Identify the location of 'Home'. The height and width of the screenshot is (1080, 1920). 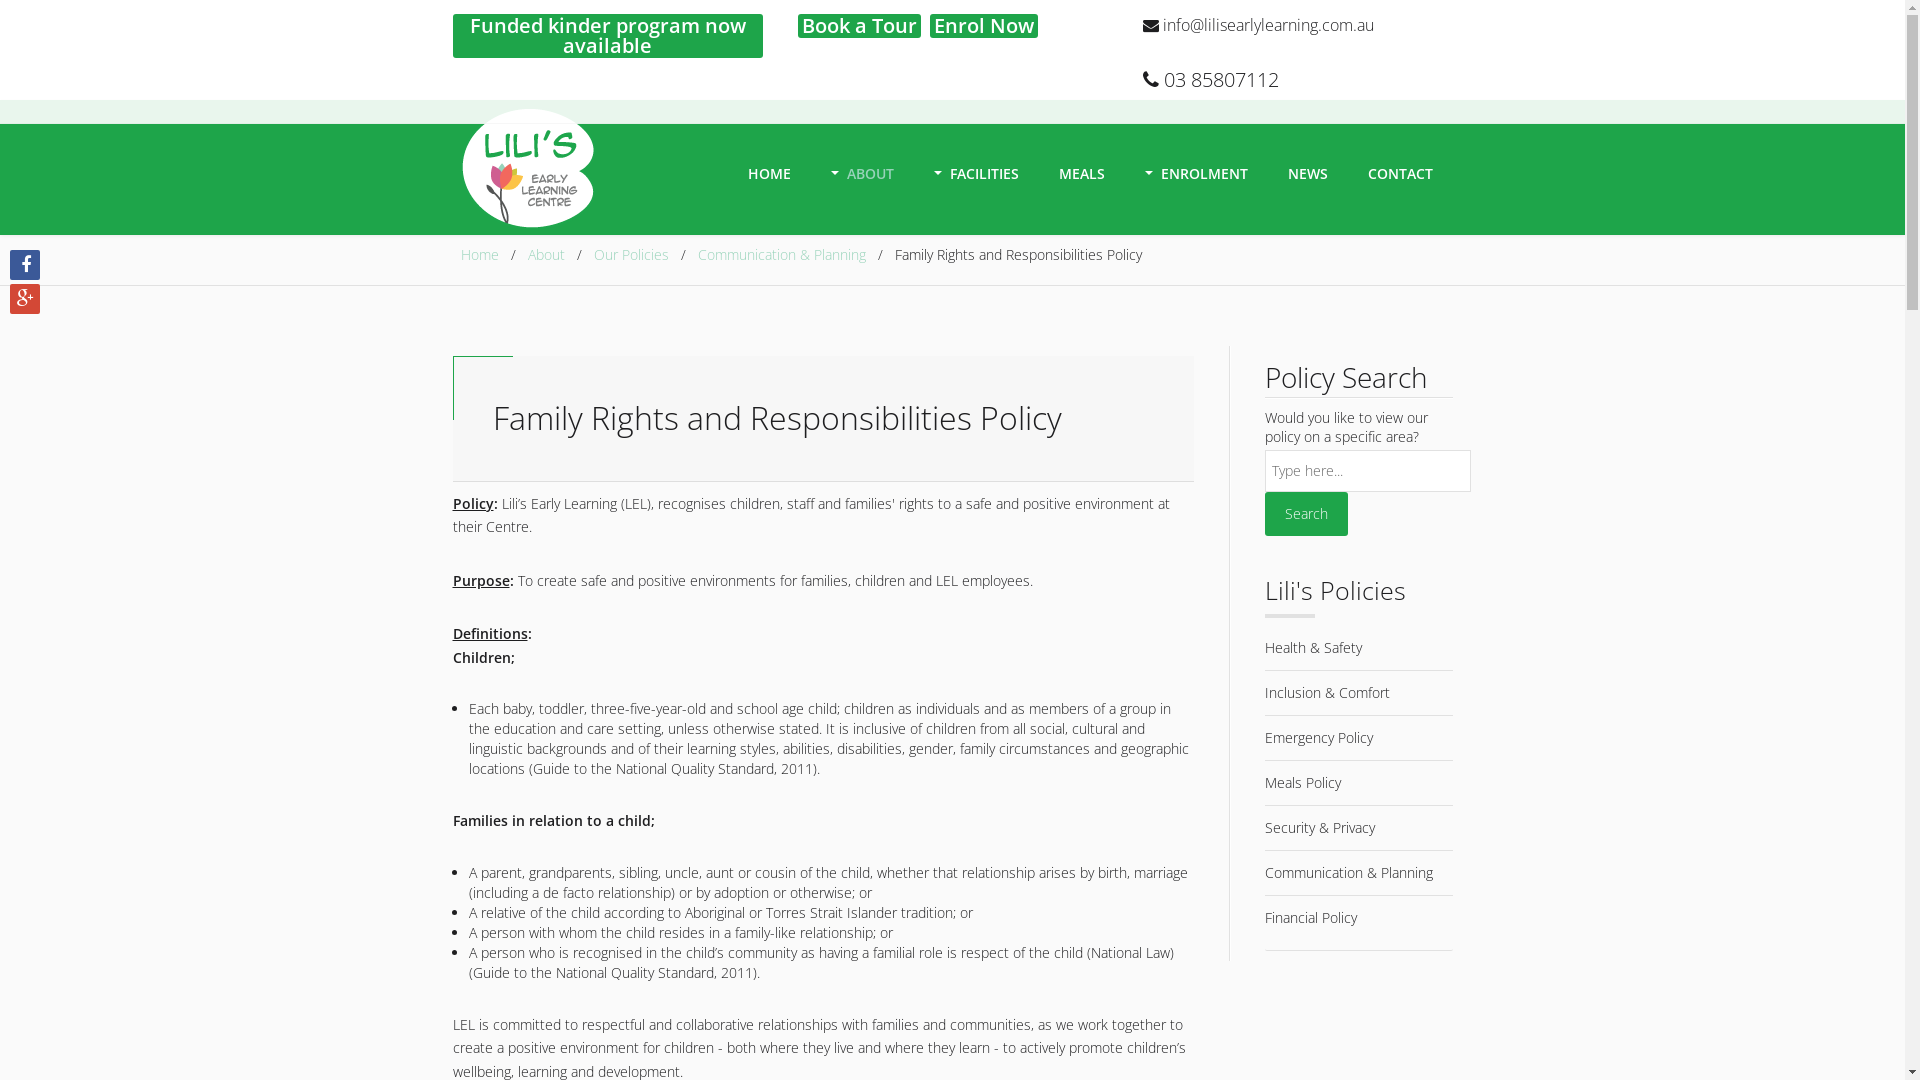
(478, 253).